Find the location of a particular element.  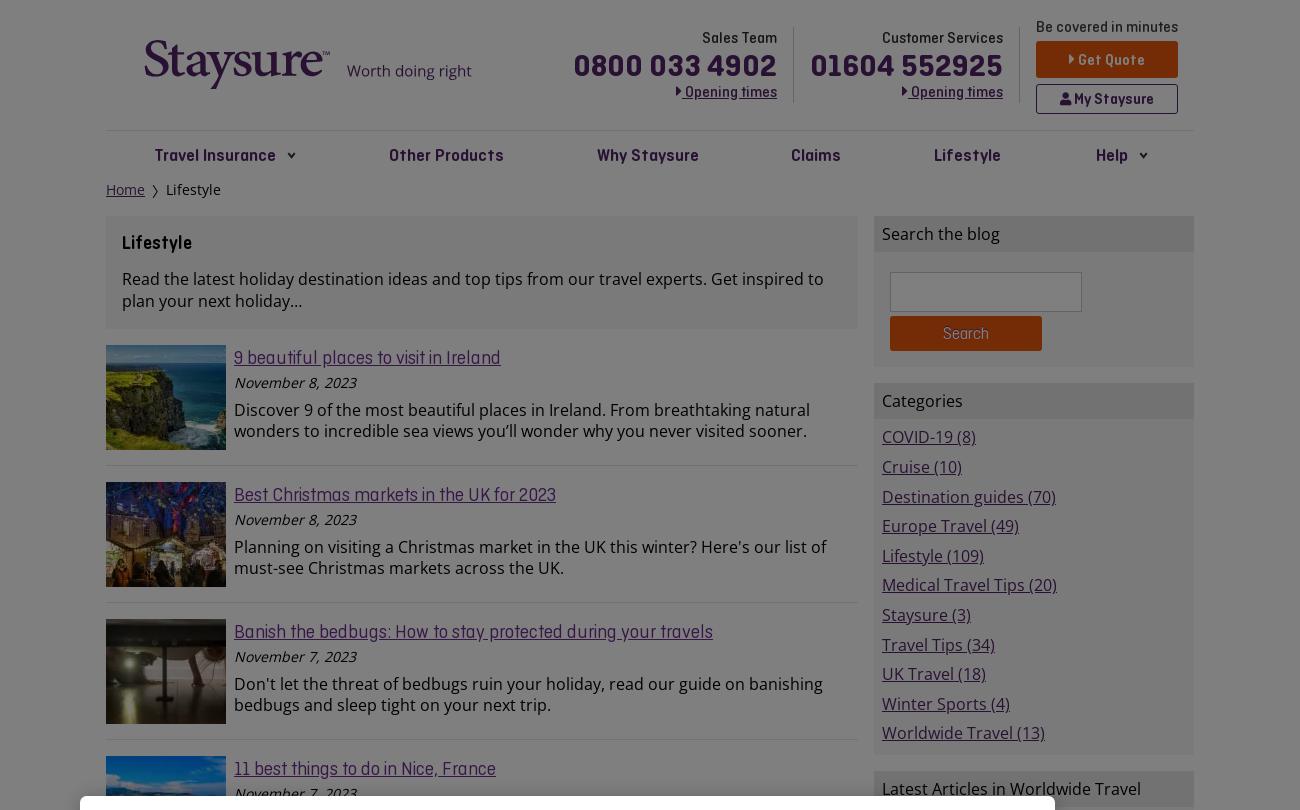

'Customer Services' is located at coordinates (881, 37).